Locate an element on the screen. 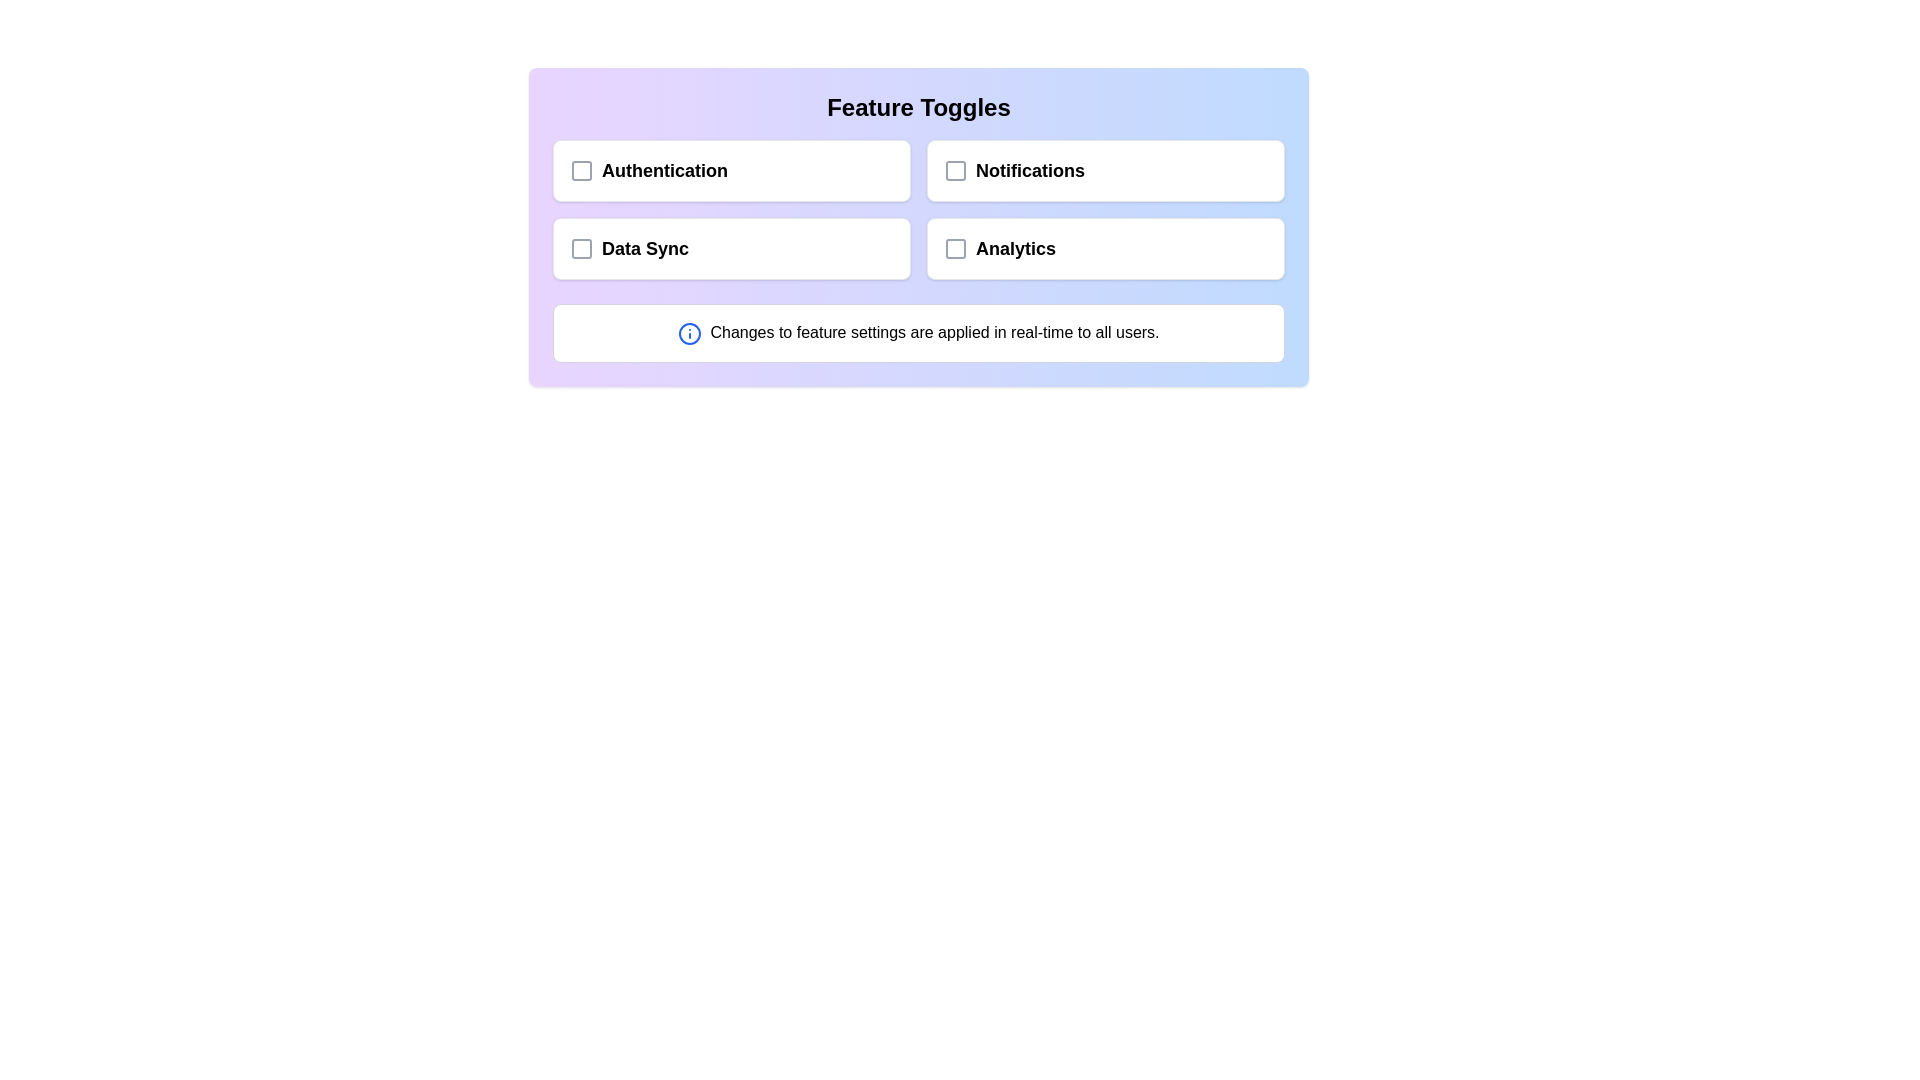 Image resolution: width=1920 pixels, height=1080 pixels. the 'Data Sync' toggleable feature block located in the left column of the second row is located at coordinates (730, 248).